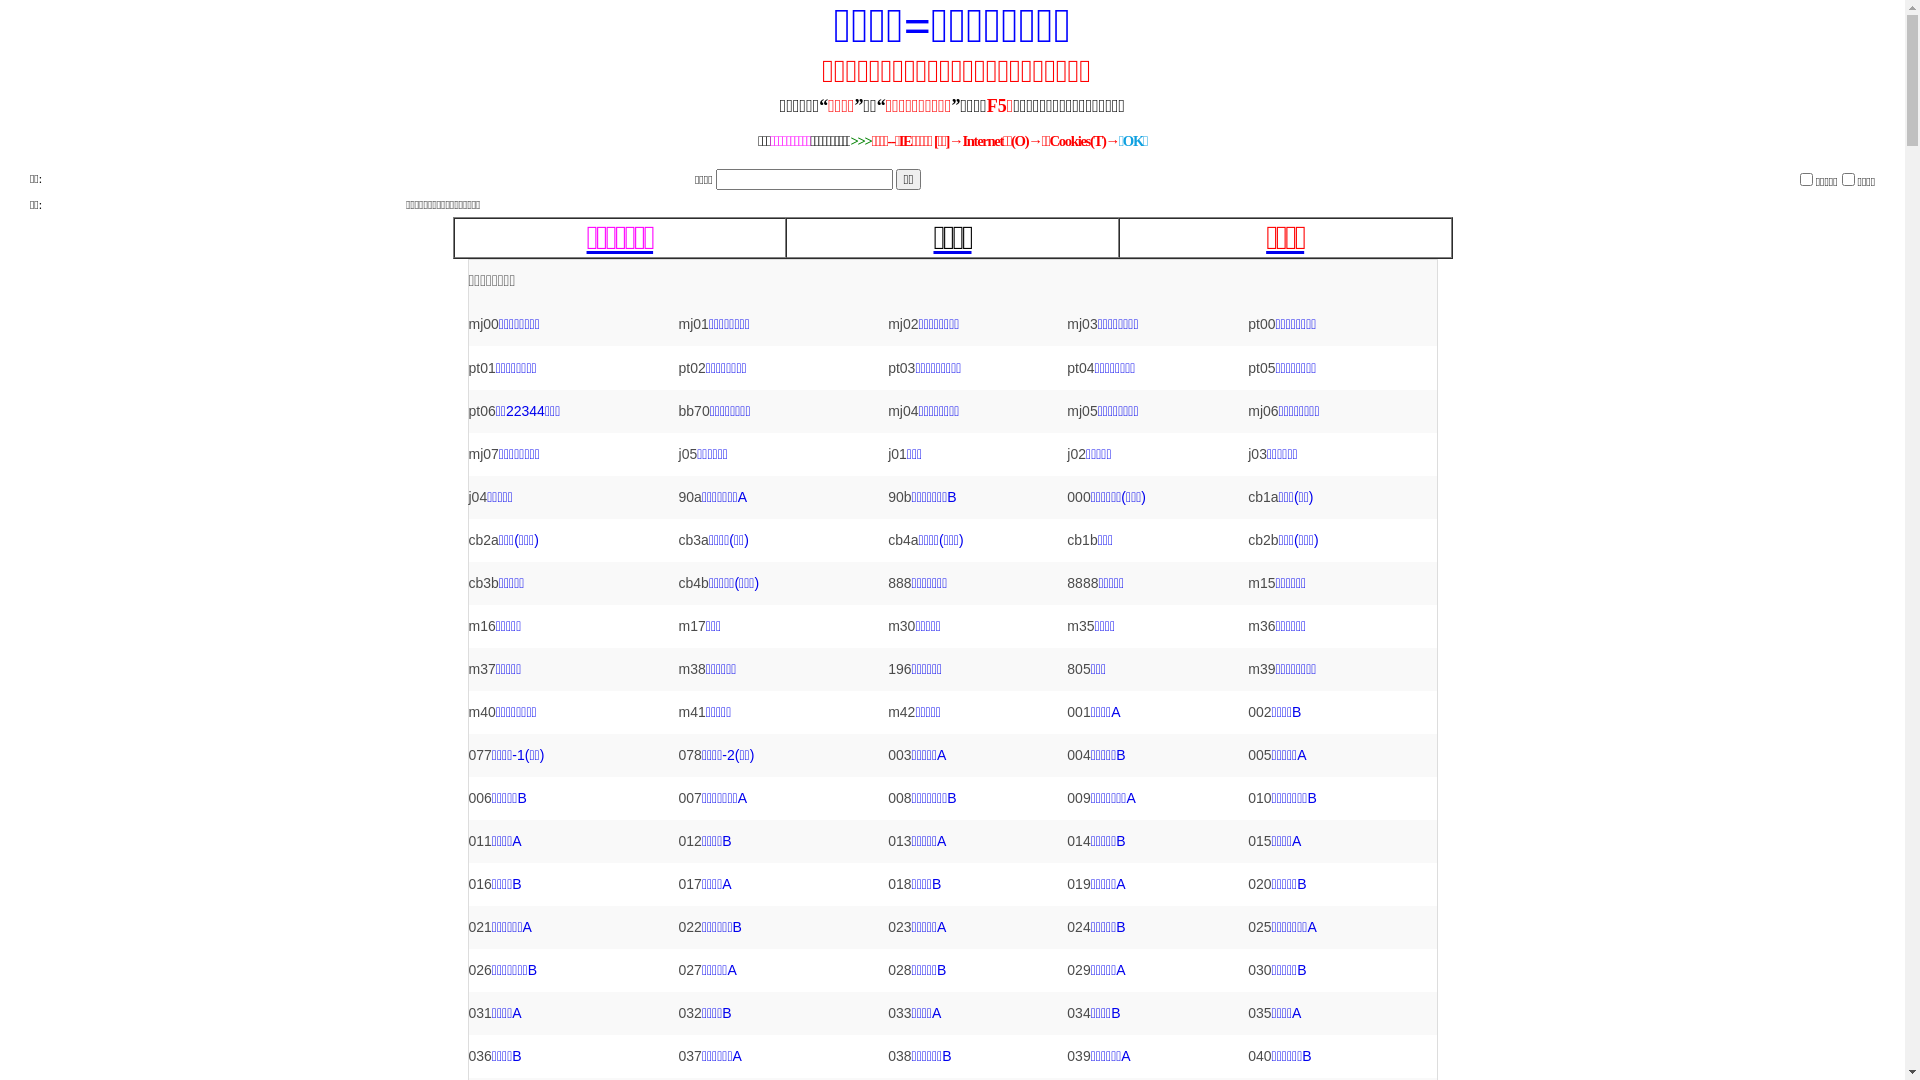  Describe the element at coordinates (1077, 755) in the screenshot. I see `'004'` at that location.